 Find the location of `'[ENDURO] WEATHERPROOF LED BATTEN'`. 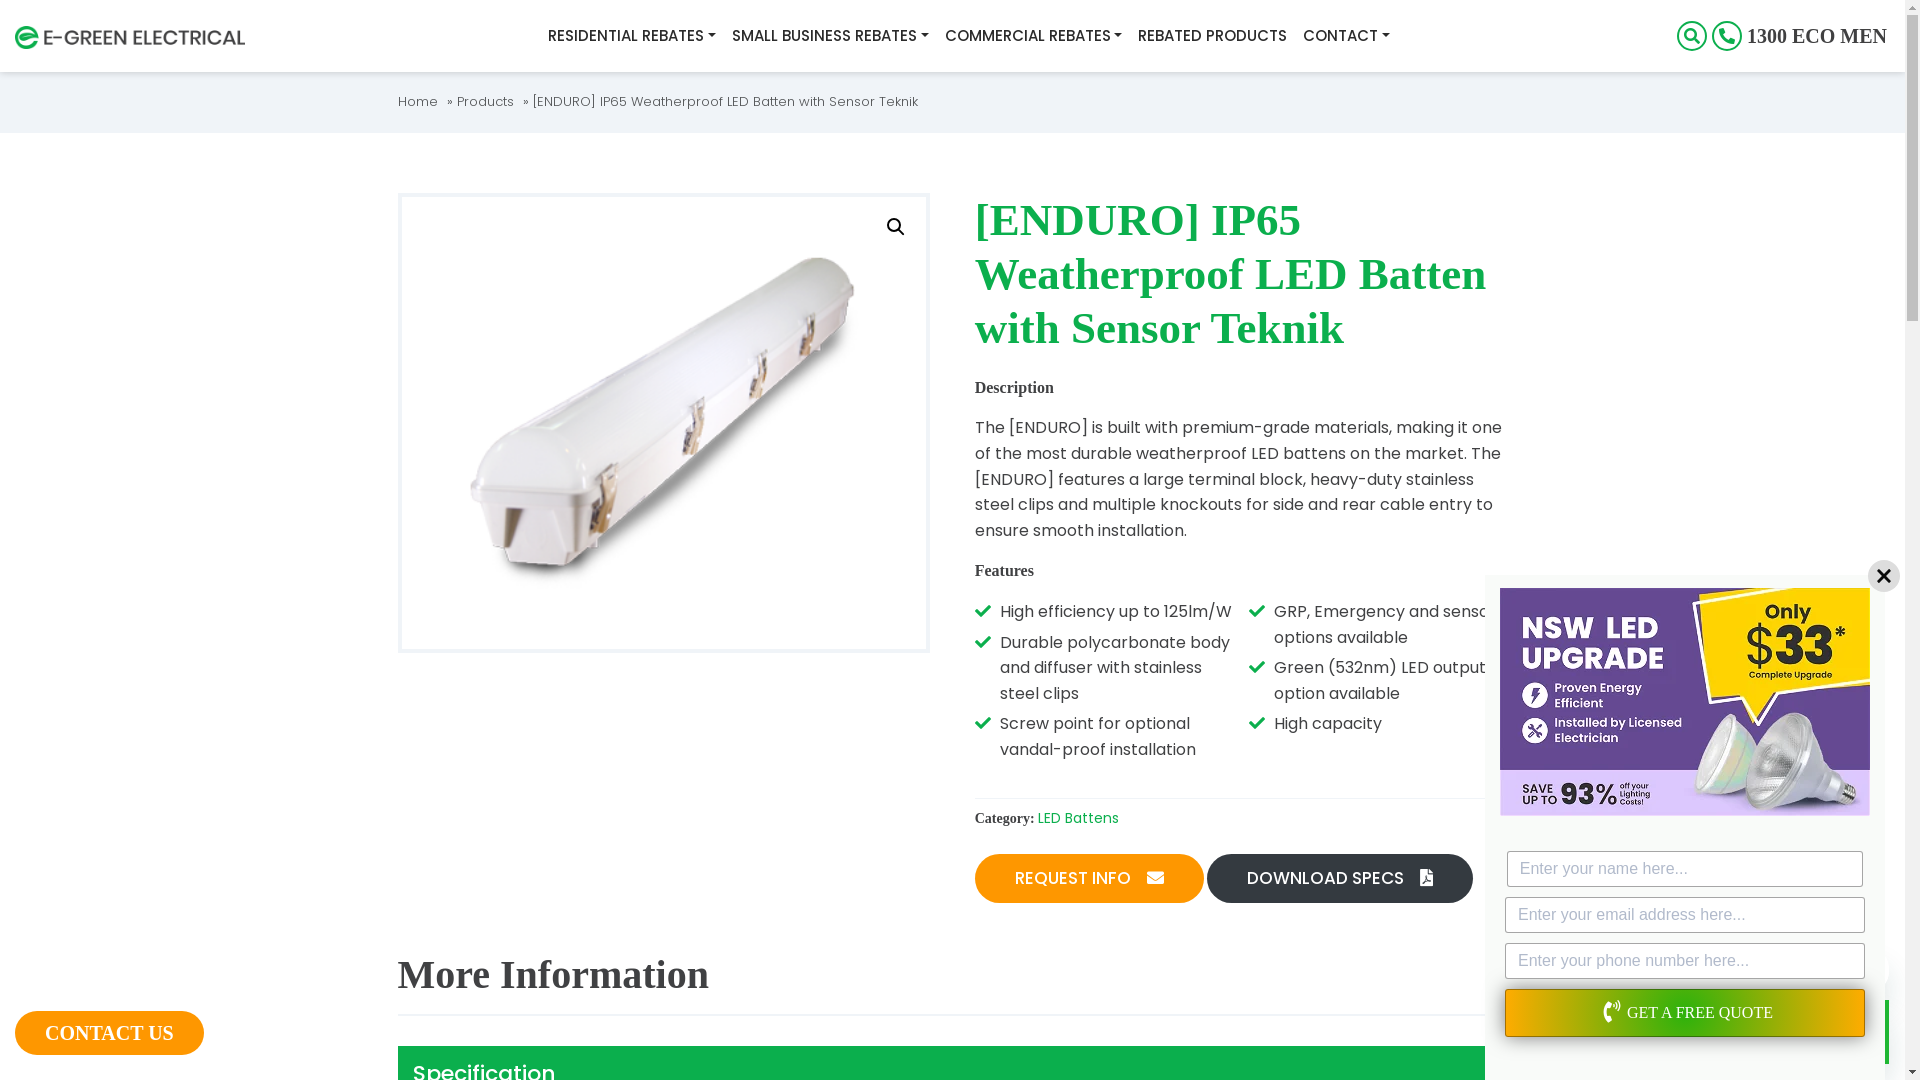

'[ENDURO] WEATHERPROOF LED BATTEN' is located at coordinates (664, 422).